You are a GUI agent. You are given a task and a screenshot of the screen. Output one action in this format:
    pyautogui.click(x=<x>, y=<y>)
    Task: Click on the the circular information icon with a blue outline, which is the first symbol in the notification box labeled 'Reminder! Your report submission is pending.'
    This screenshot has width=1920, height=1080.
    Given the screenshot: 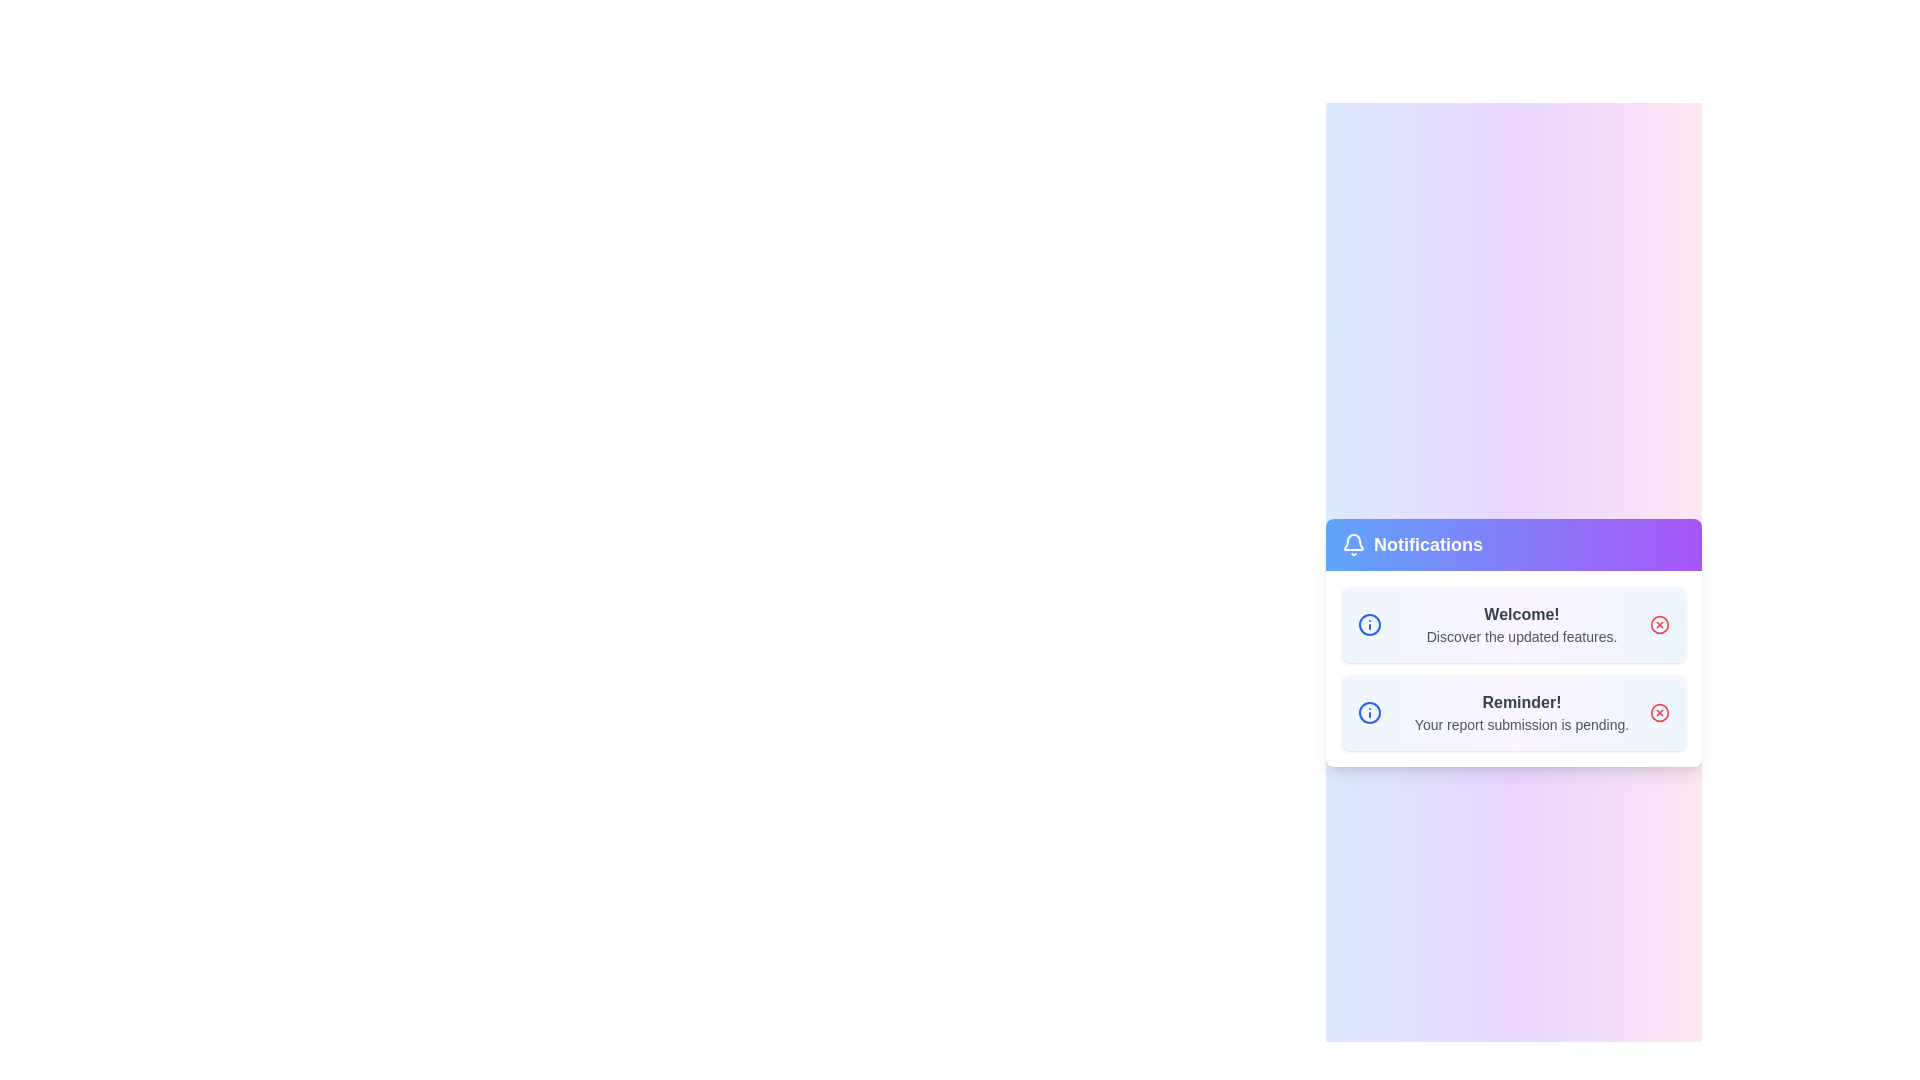 What is the action you would take?
    pyautogui.click(x=1368, y=712)
    